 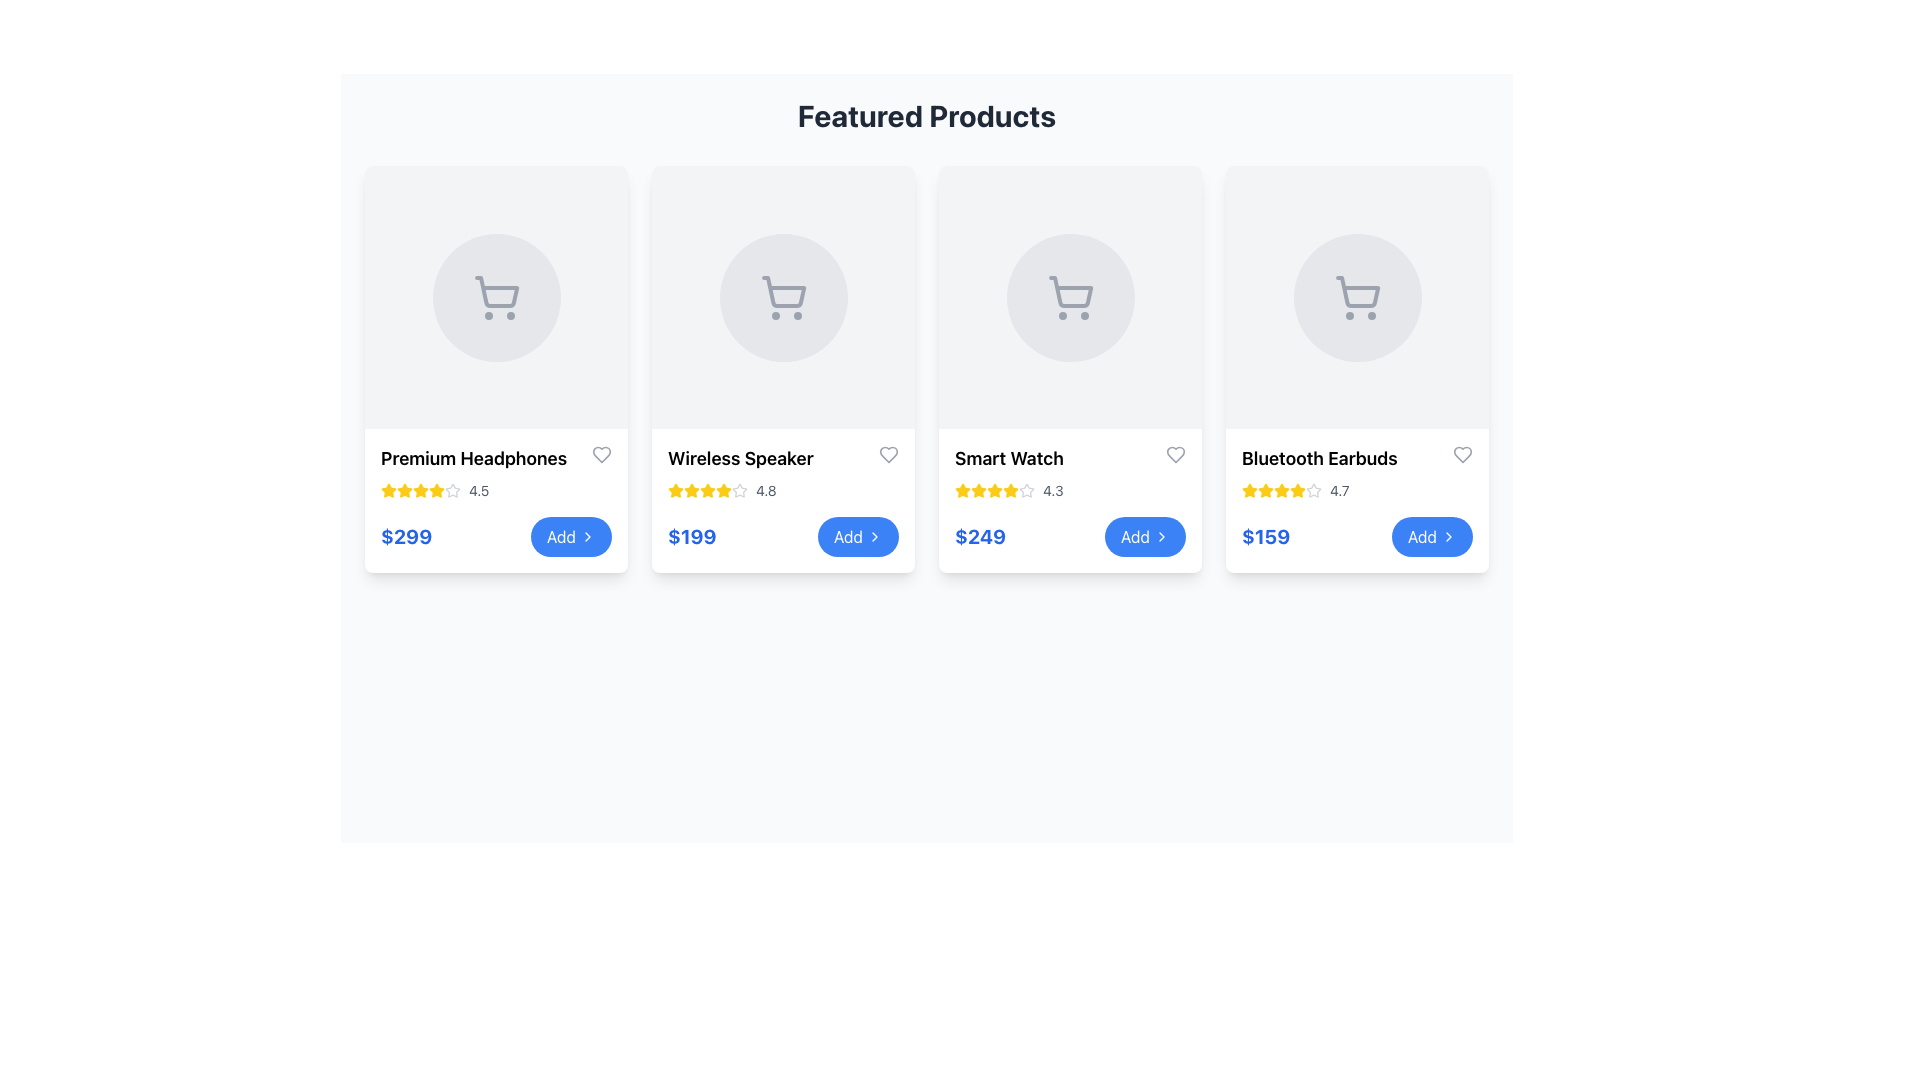 I want to click on the heart icon located on the 'Wireless Speaker' product card in the top-right corner, so click(x=887, y=455).